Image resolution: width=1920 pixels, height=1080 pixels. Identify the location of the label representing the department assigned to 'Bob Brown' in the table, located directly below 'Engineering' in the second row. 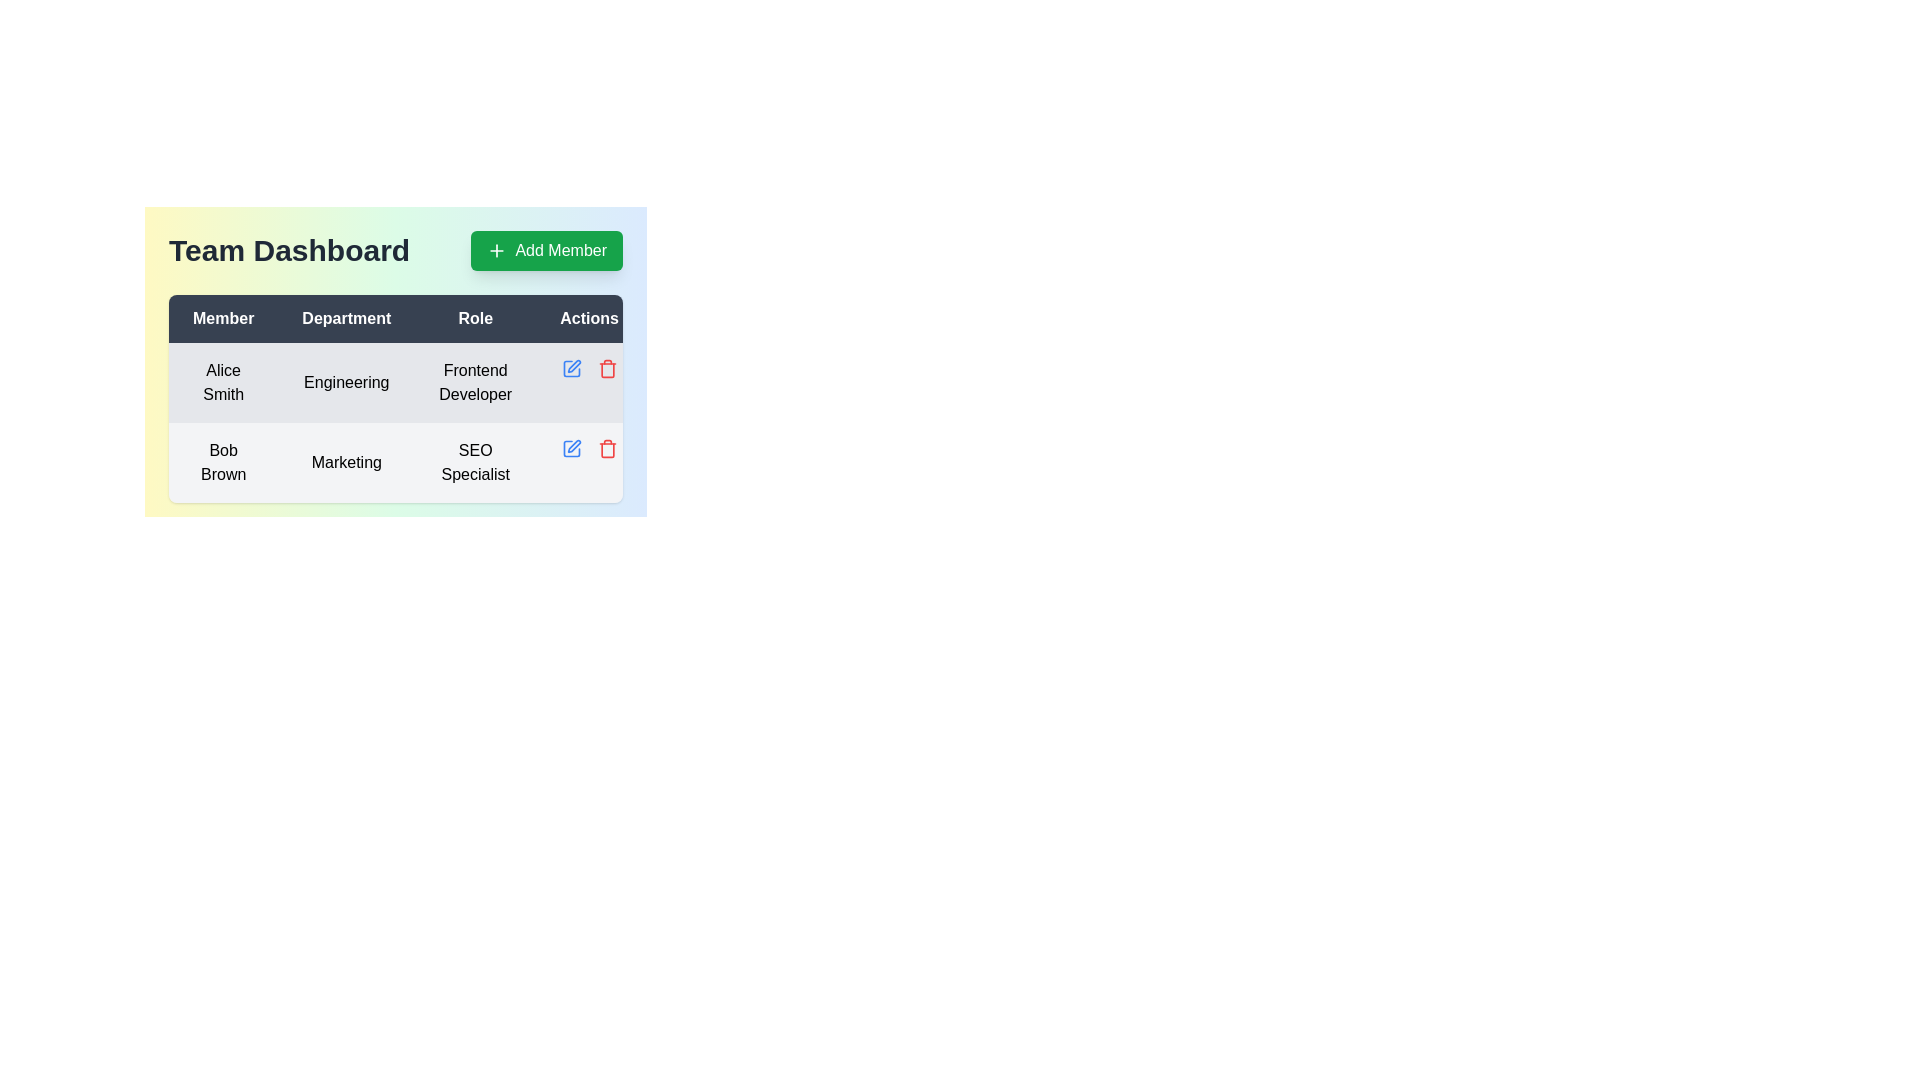
(346, 462).